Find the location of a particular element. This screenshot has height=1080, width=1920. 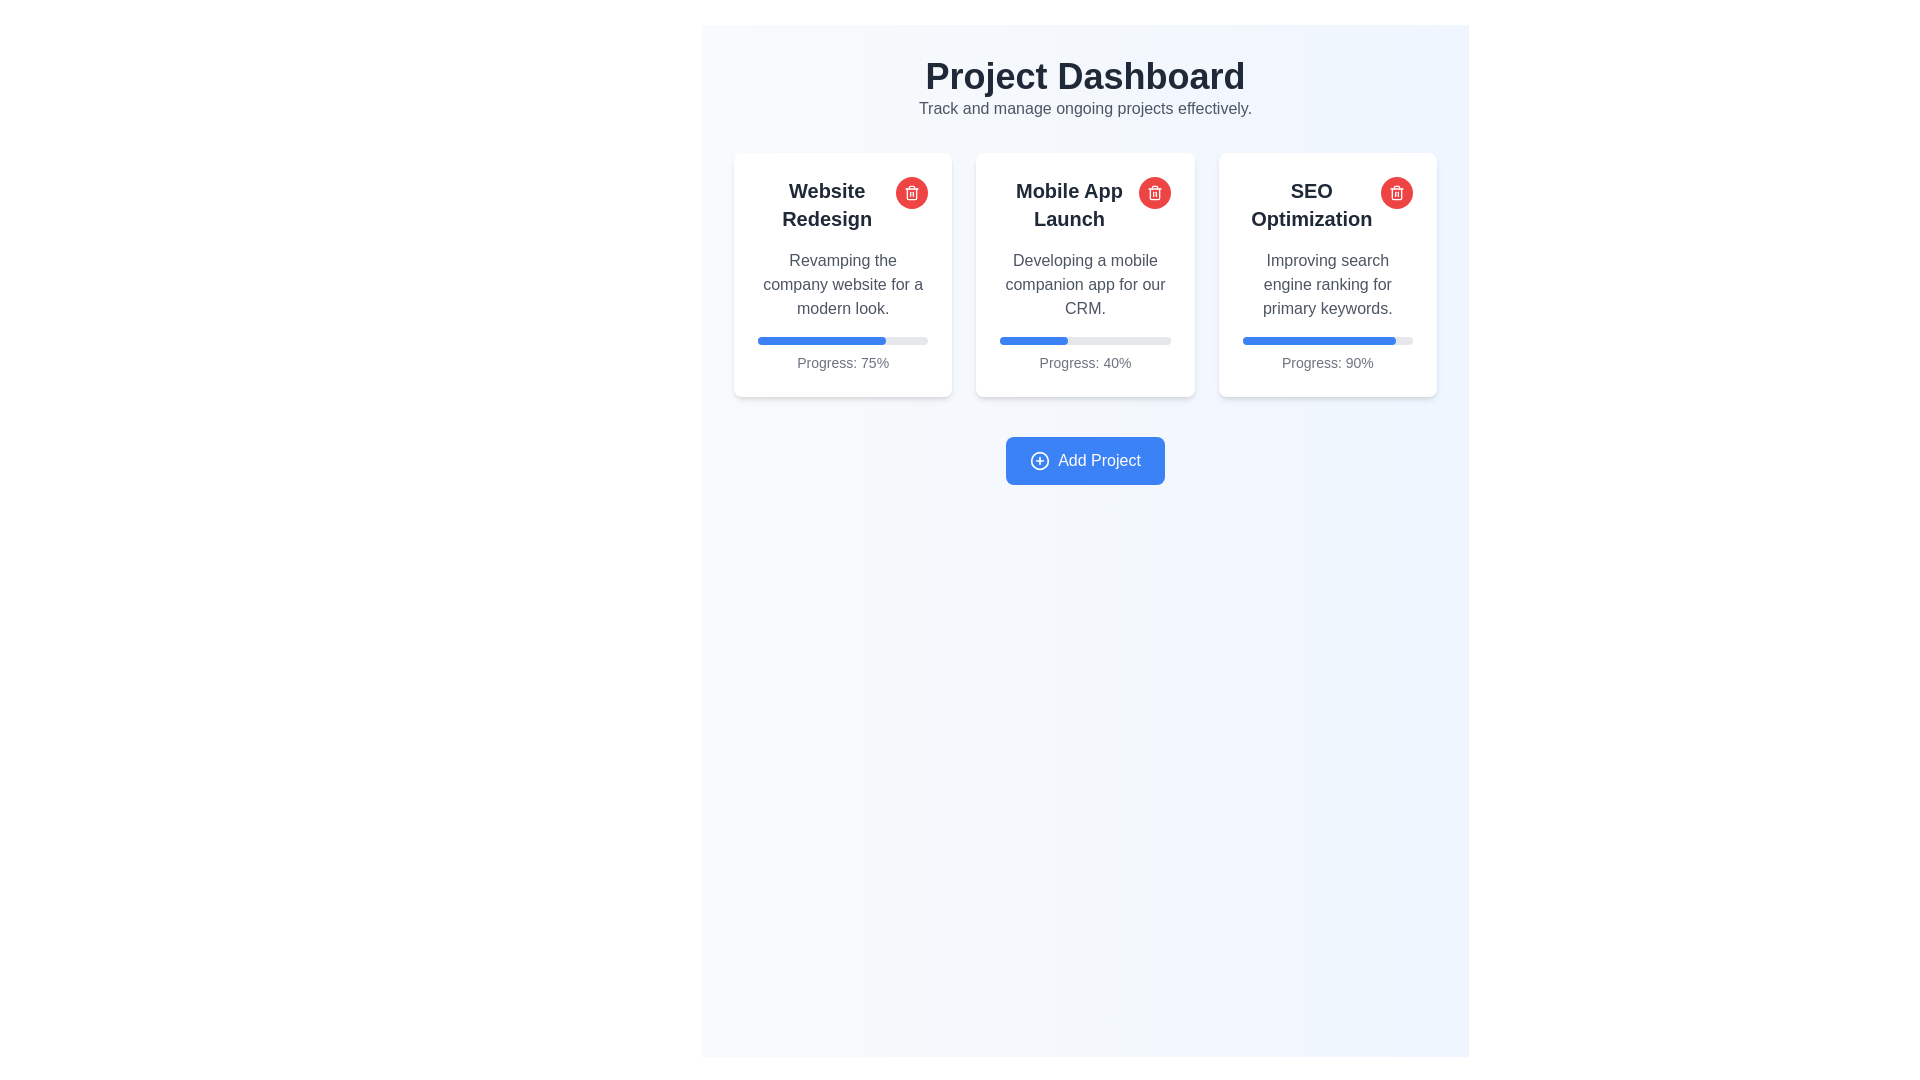

the horizontal progress bar located at the bottom region of the 'Website Redesign' card, which has a grey background and a blue progress indicator filling 75% is located at coordinates (843, 339).